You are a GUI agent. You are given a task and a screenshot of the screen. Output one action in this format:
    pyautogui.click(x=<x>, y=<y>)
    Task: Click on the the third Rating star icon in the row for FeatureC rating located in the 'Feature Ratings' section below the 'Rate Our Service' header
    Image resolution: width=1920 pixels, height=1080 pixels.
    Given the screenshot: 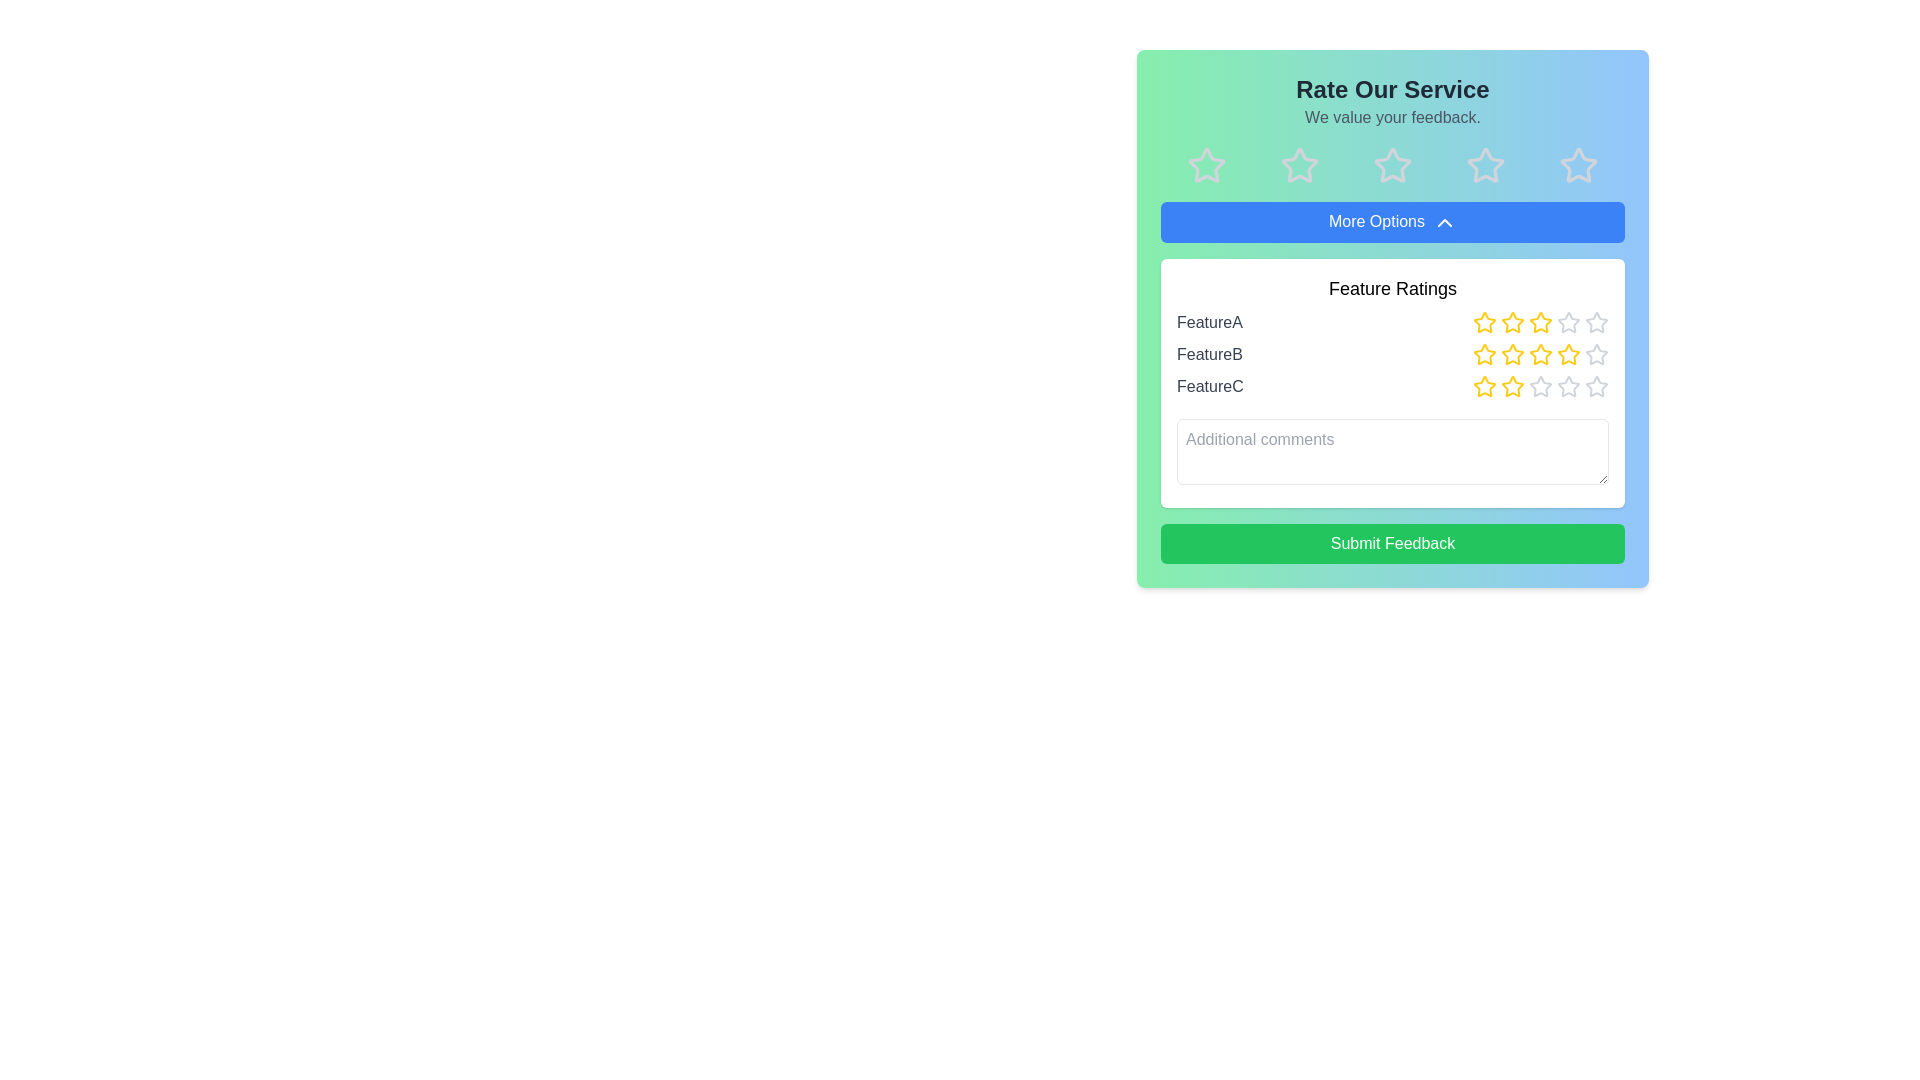 What is the action you would take?
    pyautogui.click(x=1512, y=385)
    